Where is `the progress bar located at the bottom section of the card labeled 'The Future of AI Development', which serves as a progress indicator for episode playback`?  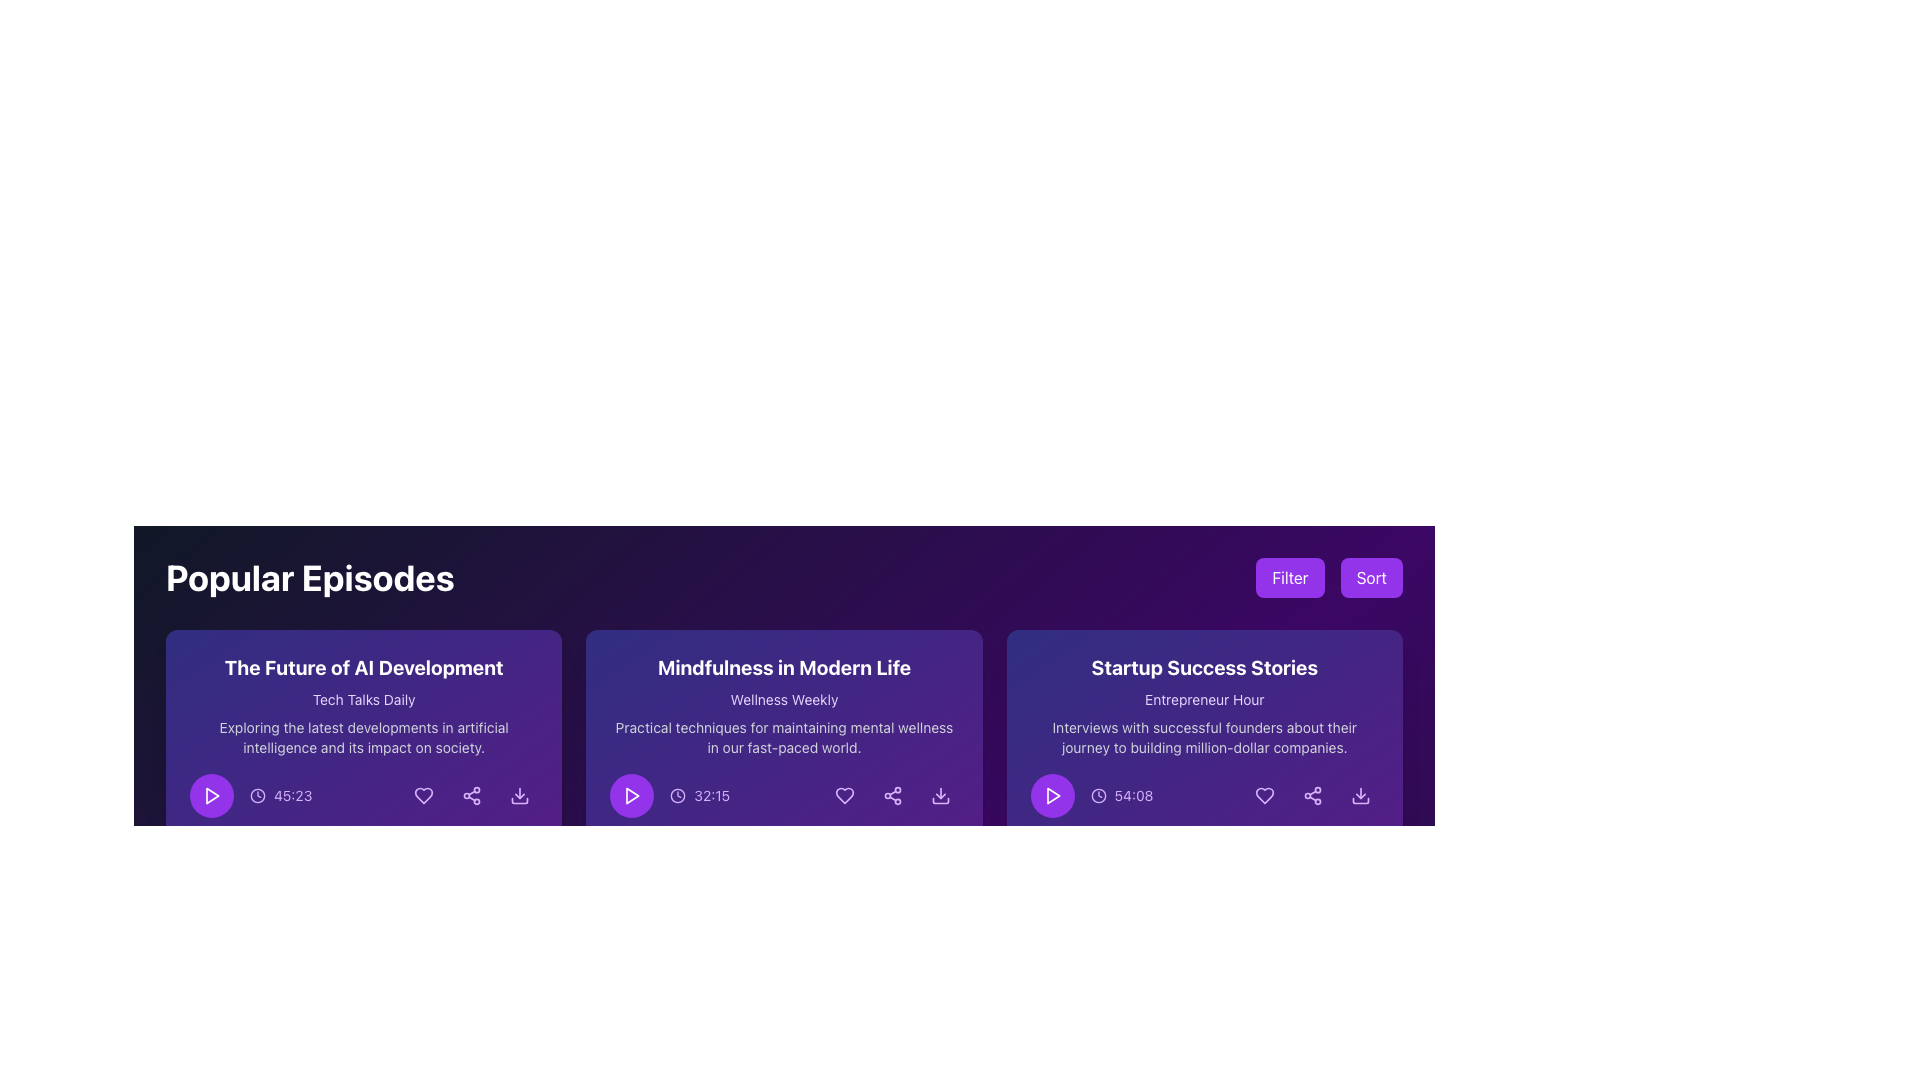
the progress bar located at the bottom section of the card labeled 'The Future of AI Development', which serves as a progress indicator for episode playback is located at coordinates (267, 837).